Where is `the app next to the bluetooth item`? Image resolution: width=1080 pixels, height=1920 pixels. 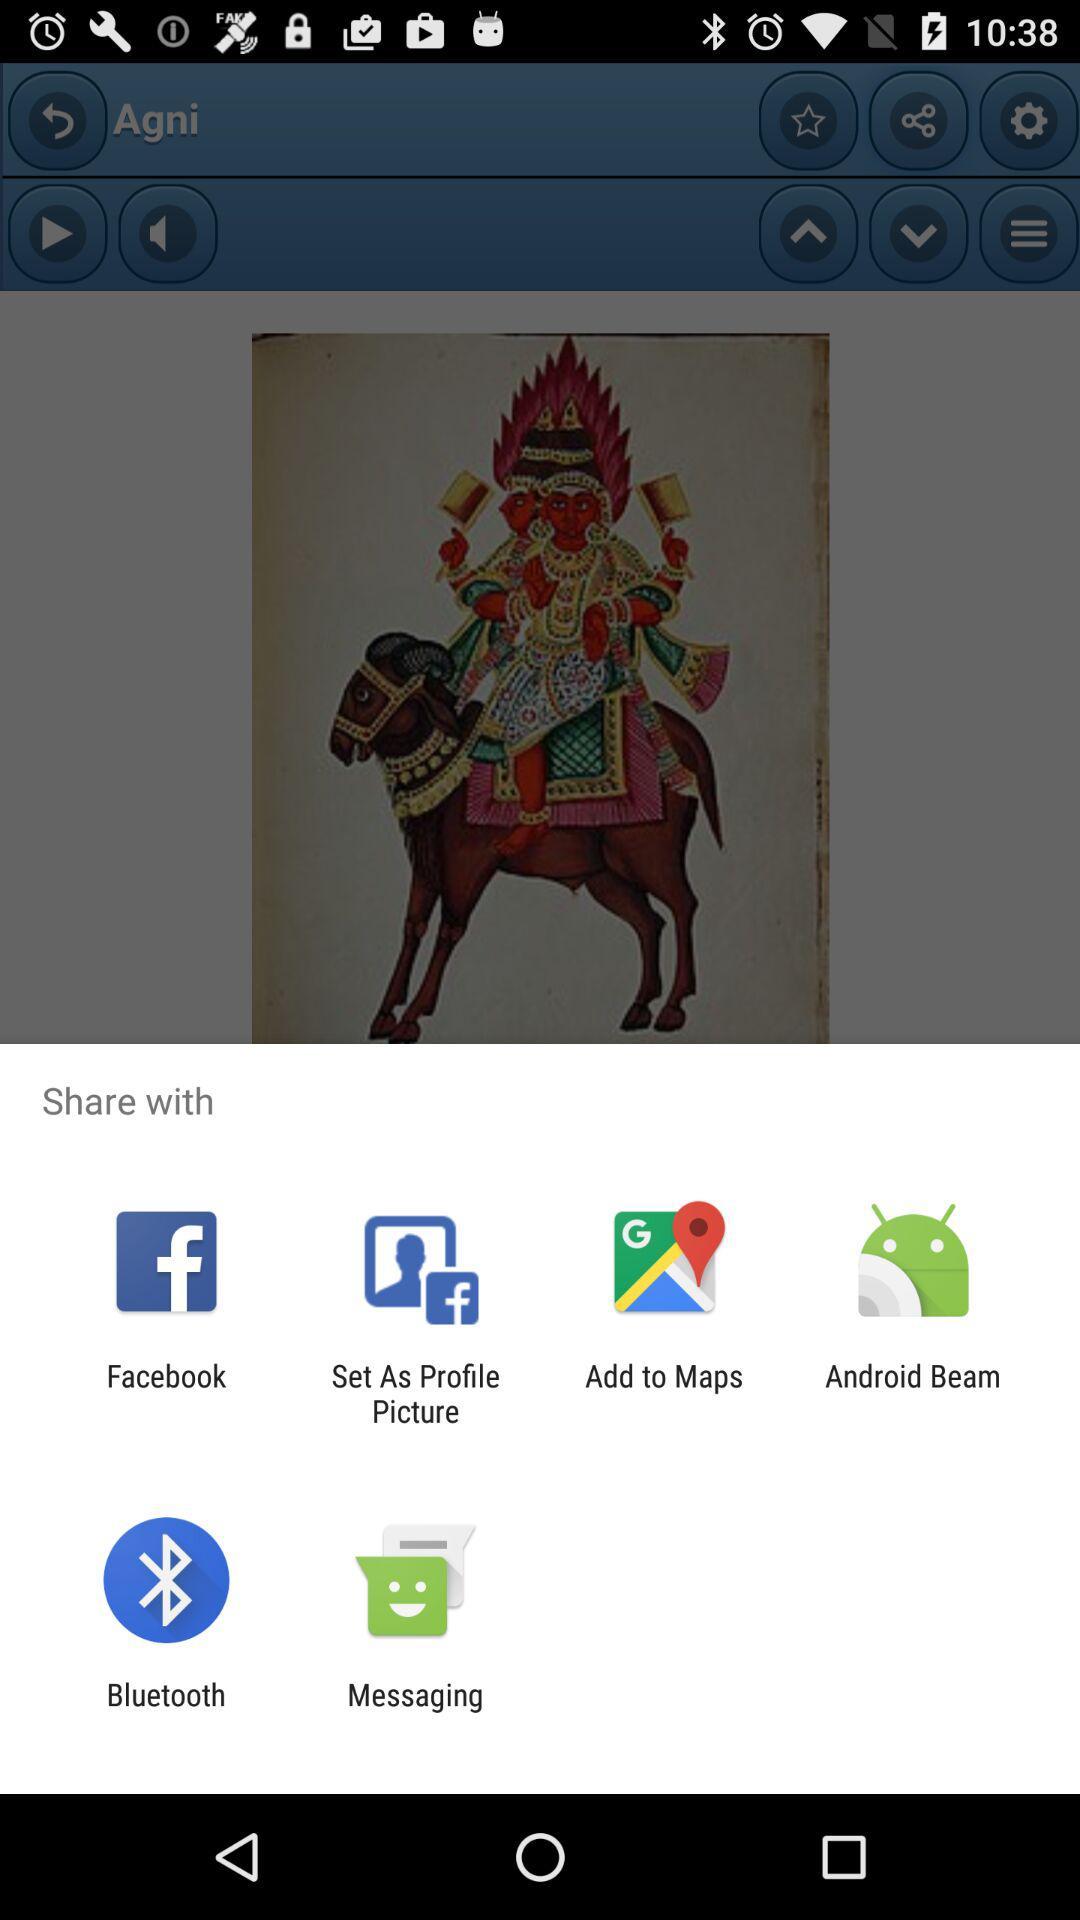 the app next to the bluetooth item is located at coordinates (414, 1711).